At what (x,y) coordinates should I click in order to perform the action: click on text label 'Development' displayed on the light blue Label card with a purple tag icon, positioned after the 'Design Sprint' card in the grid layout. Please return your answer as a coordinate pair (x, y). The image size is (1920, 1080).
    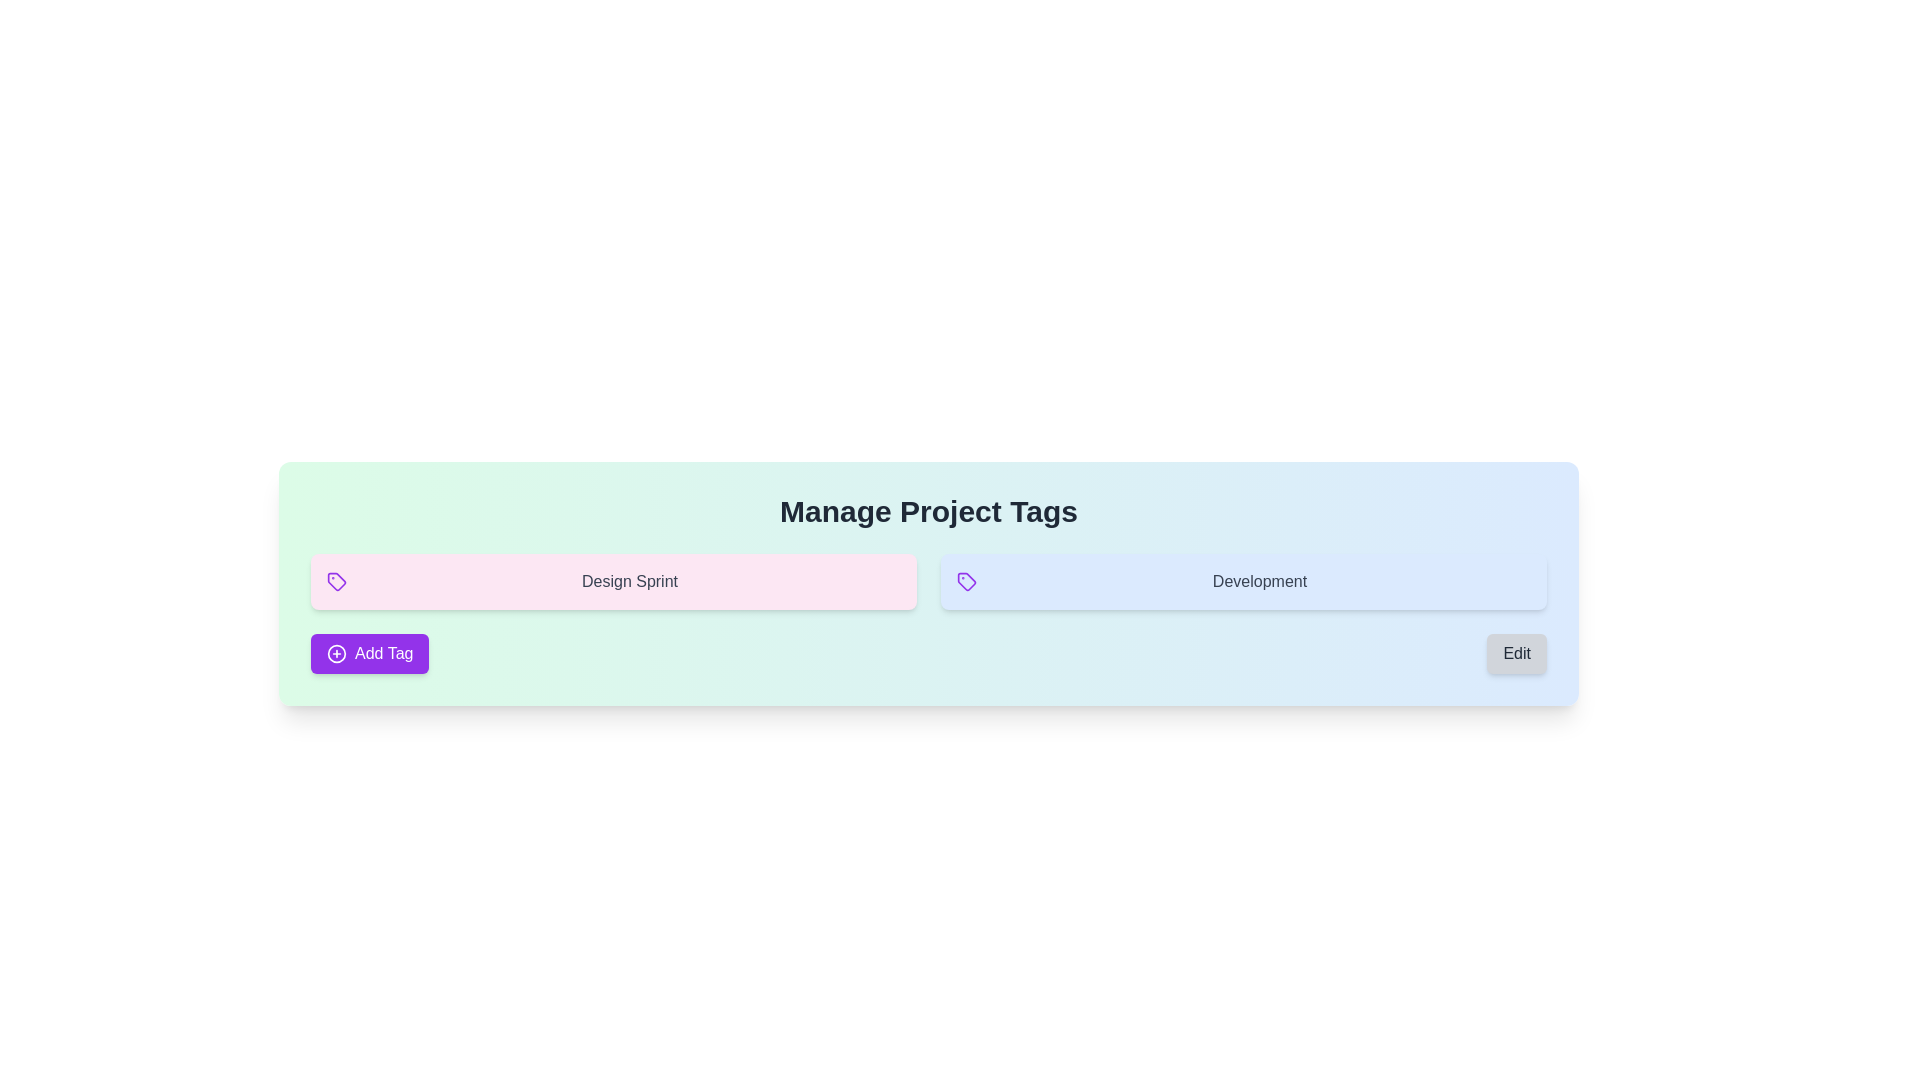
    Looking at the image, I should click on (1242, 582).